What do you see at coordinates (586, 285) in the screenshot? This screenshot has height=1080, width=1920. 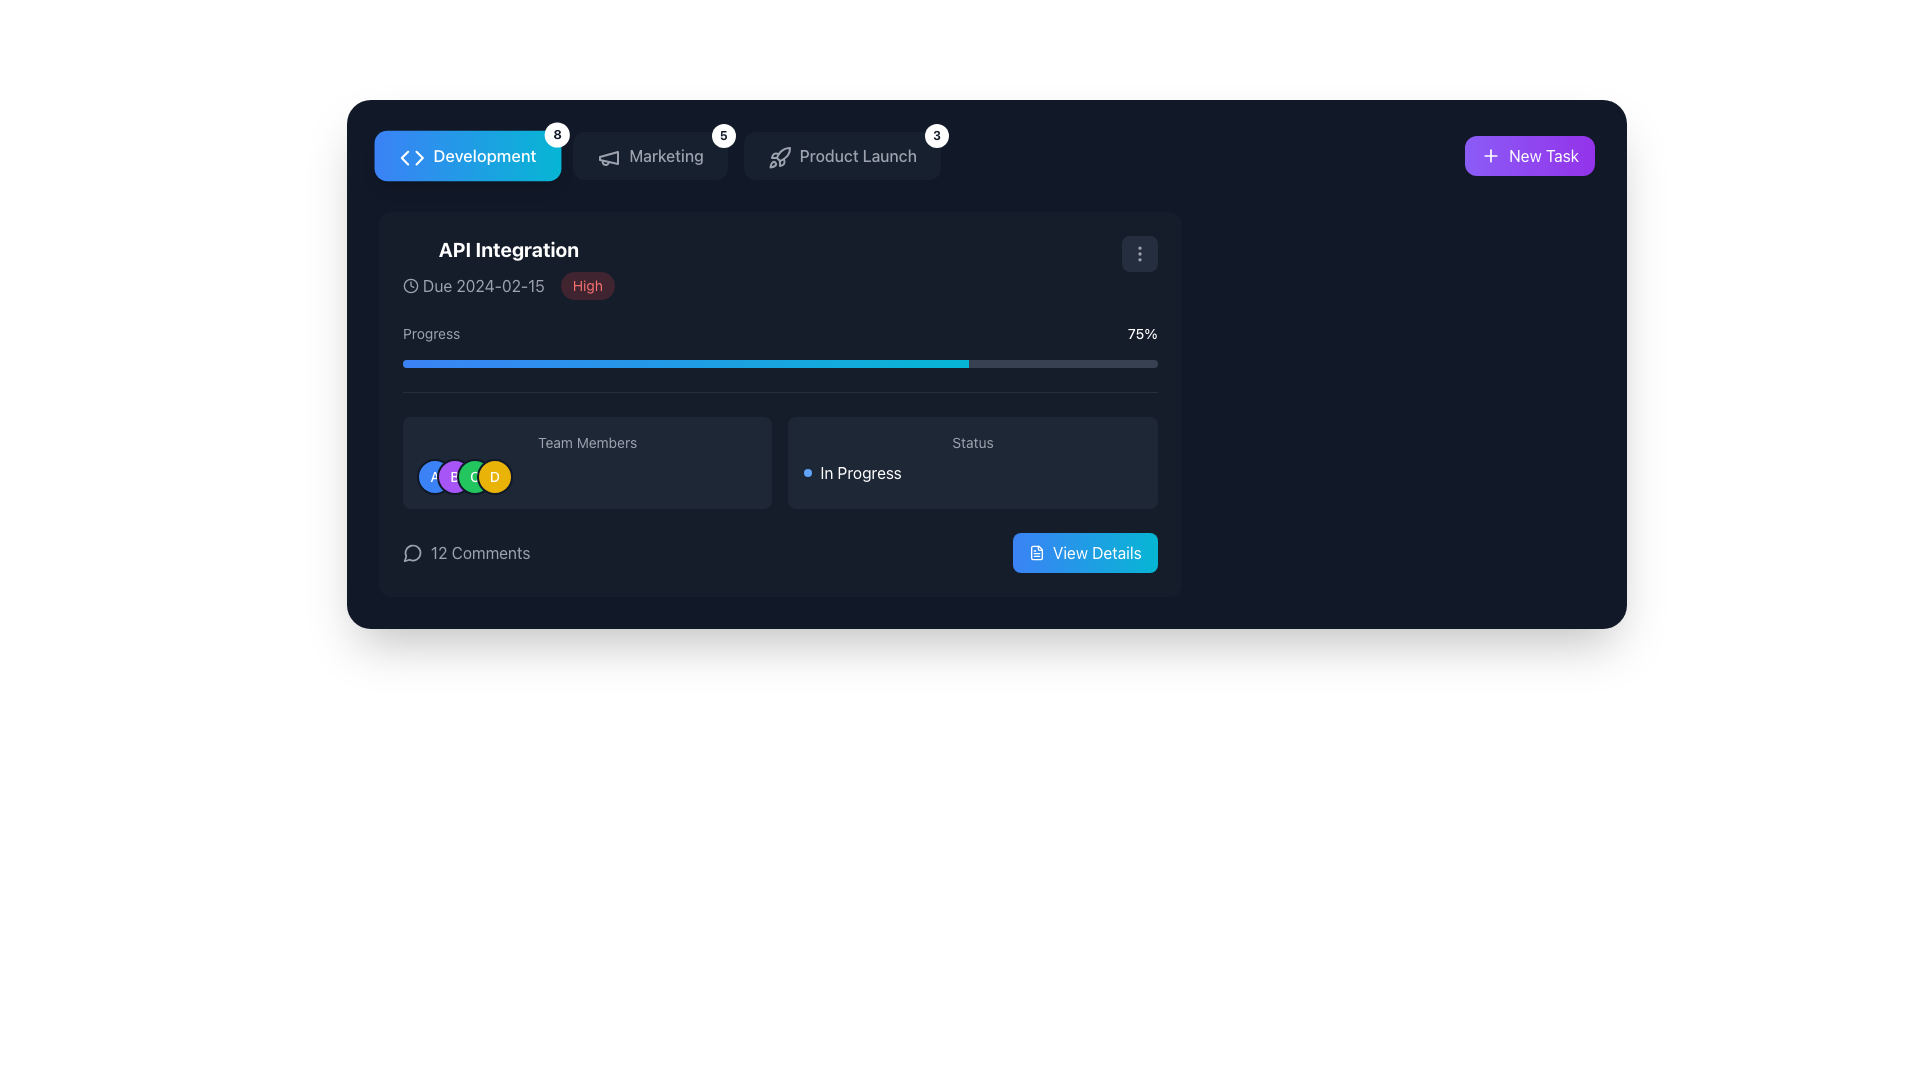 I see `the priority level label in the top-right corner of the task overview box for 'API Integration', which follows the text 'Due 2024-02-15'` at bounding box center [586, 285].